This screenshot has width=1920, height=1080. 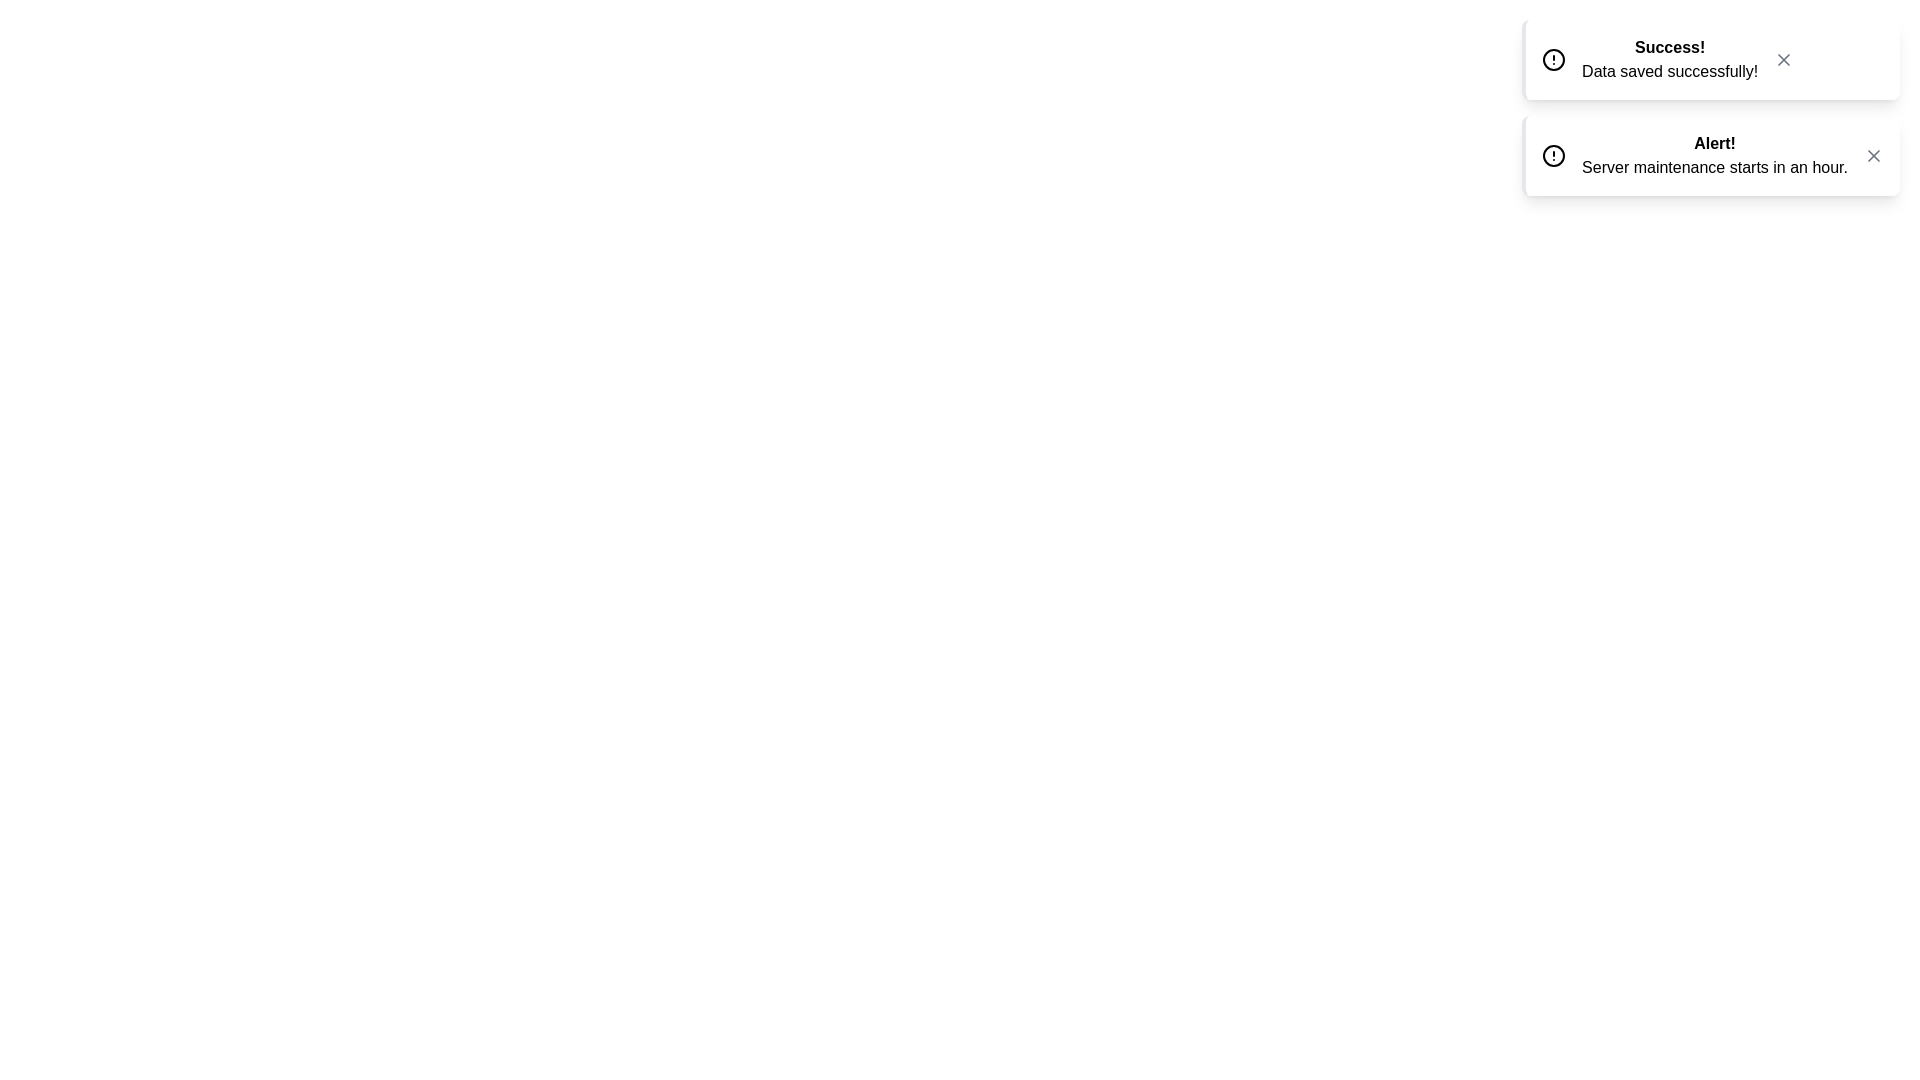 I want to click on the close button of the toast notification with Alert, so click(x=1872, y=154).